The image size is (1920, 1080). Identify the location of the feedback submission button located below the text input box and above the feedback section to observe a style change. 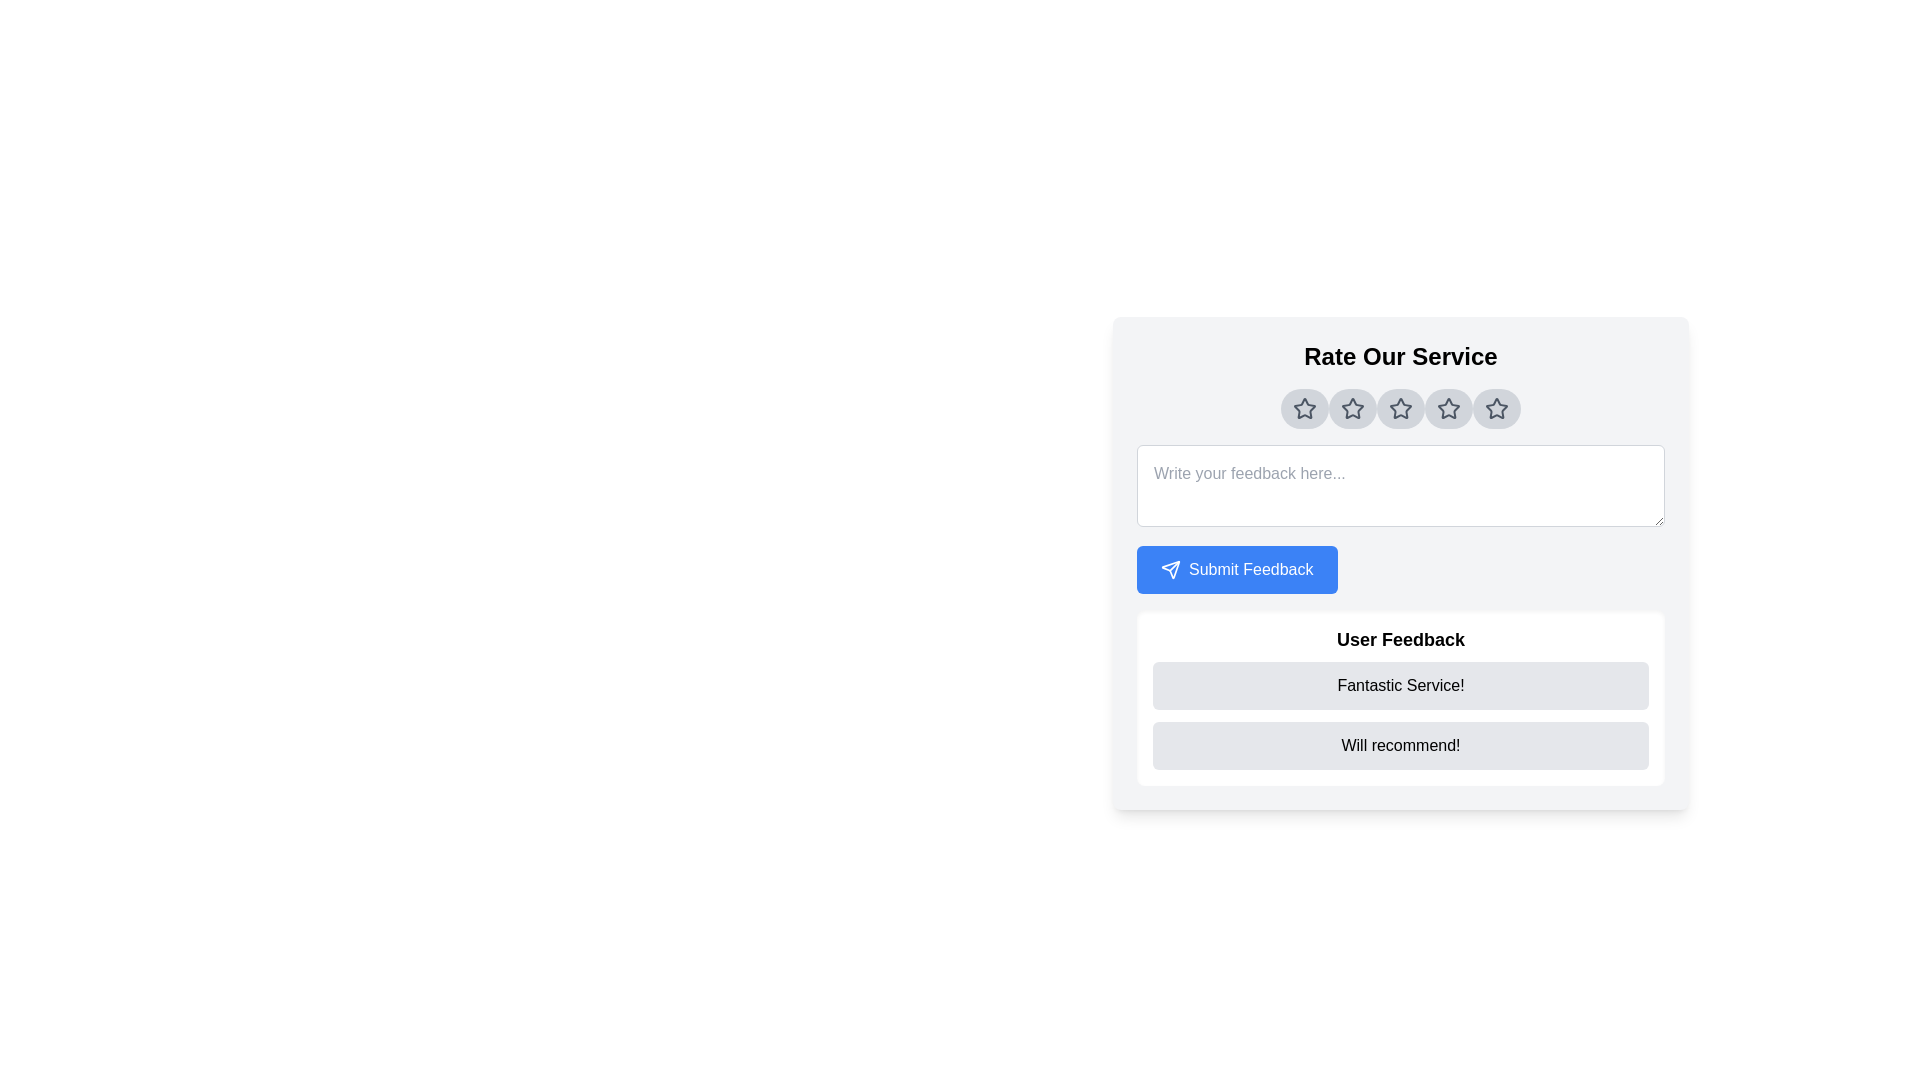
(1236, 570).